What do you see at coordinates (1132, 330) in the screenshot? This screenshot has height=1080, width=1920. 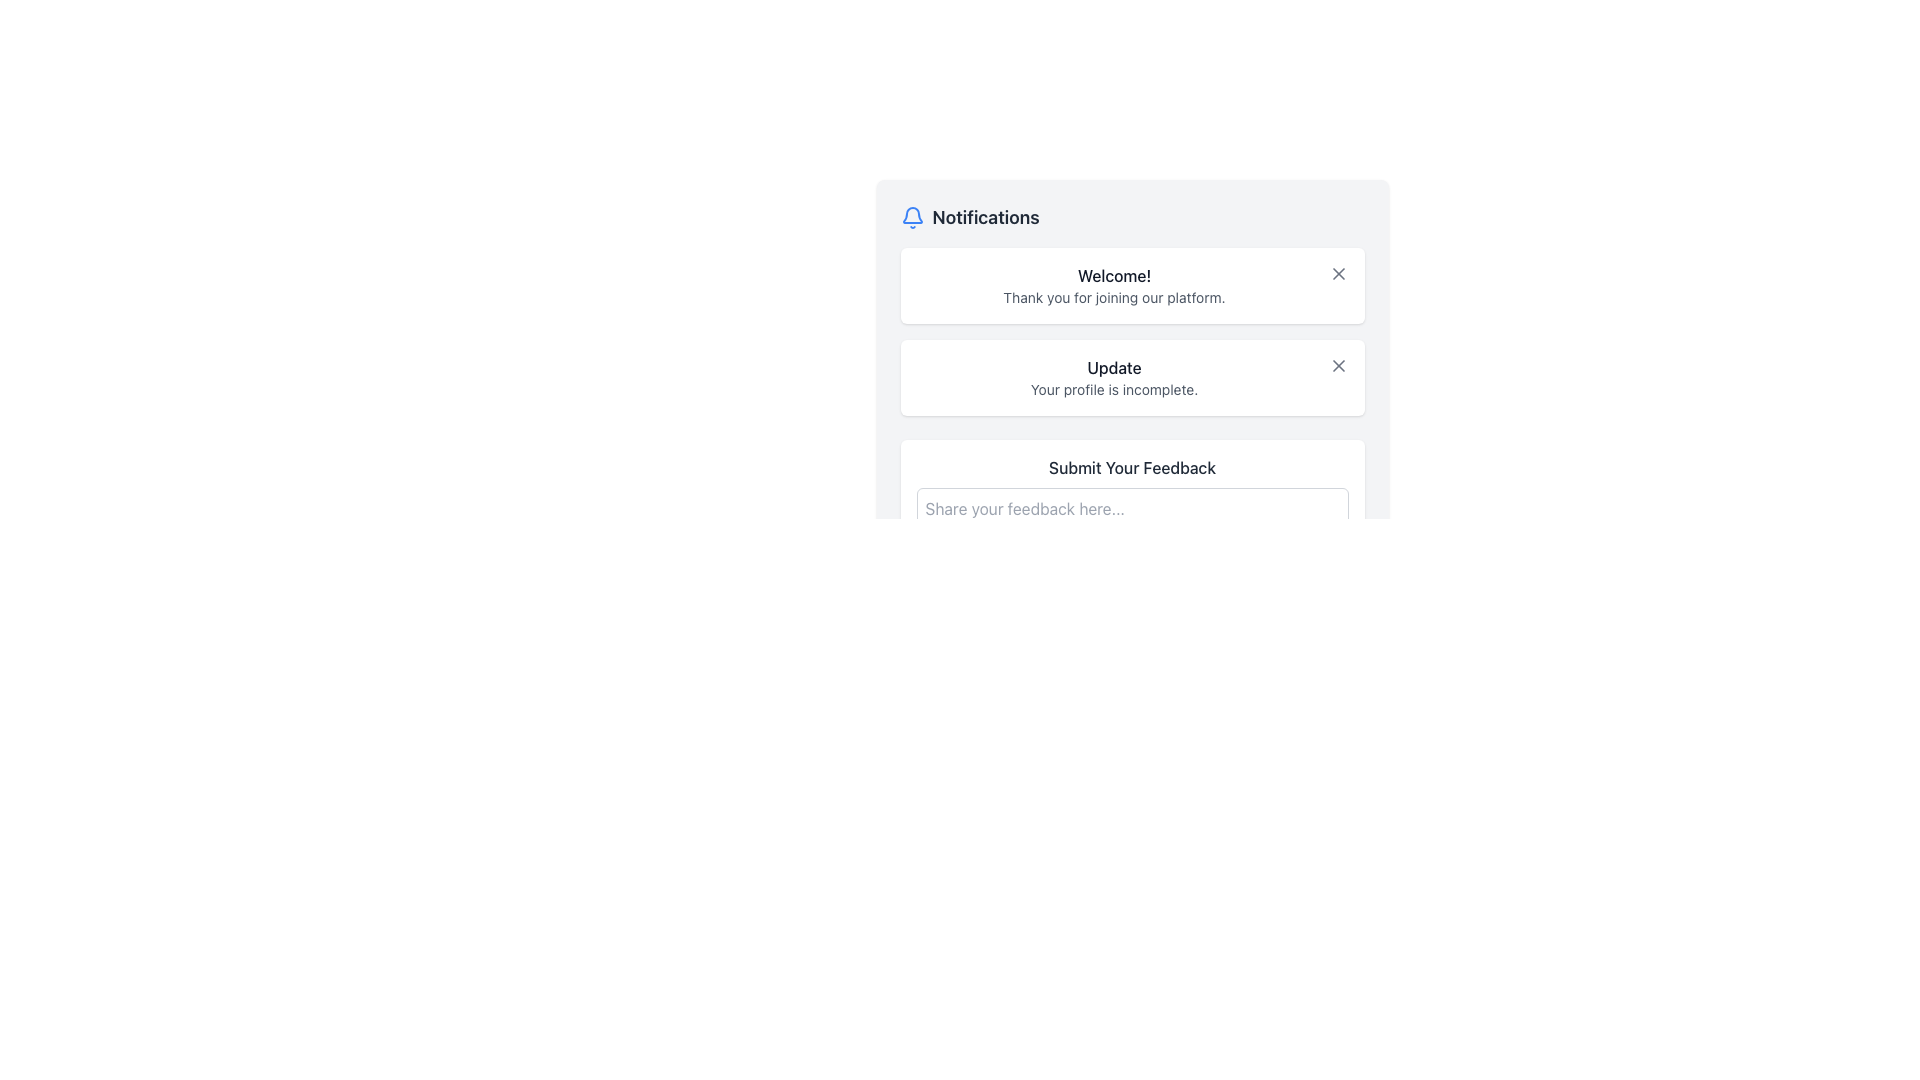 I see `notifications from the Notification component that displays messages including 'Welcome! Thank you for joining our platform.' and 'Update Your profile is incomplete.'` at bounding box center [1132, 330].